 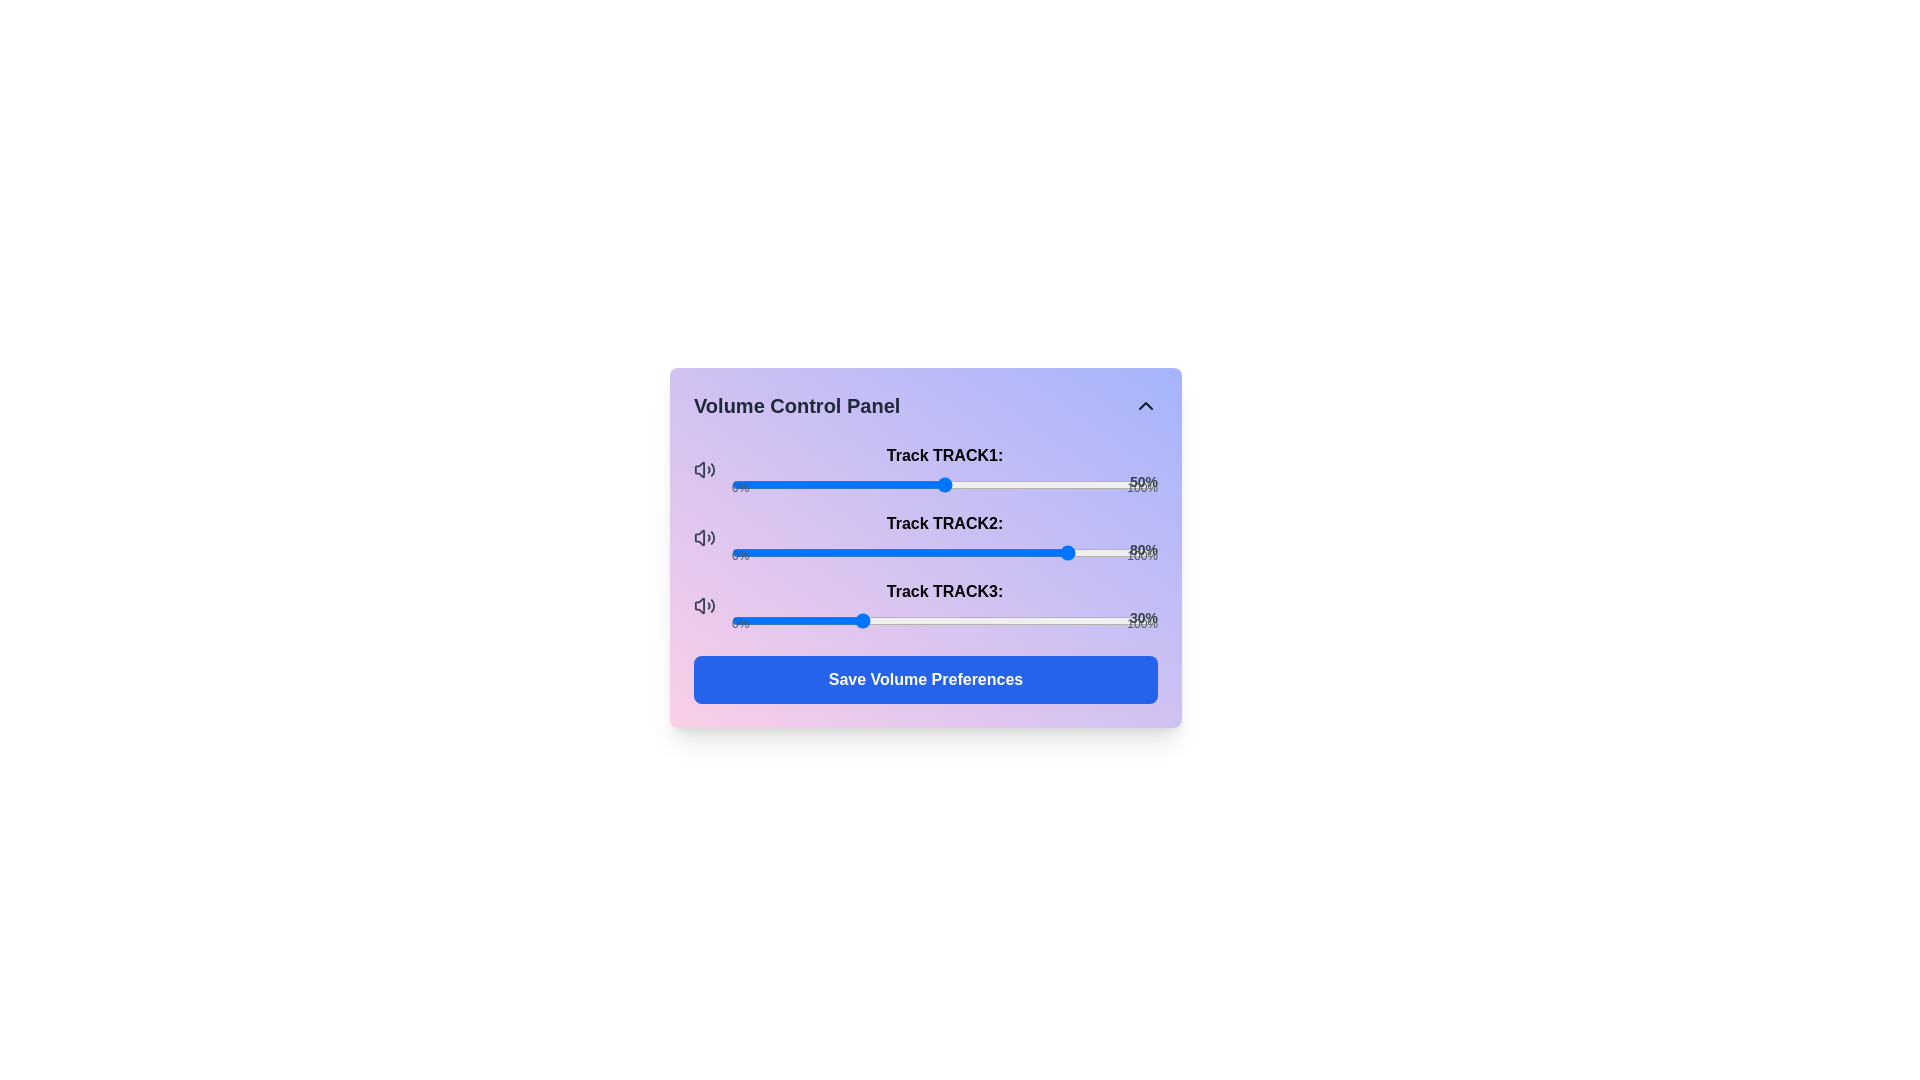 What do you see at coordinates (925, 536) in the screenshot?
I see `the volume slider for 'Track TRACK2' within the volume control panel` at bounding box center [925, 536].